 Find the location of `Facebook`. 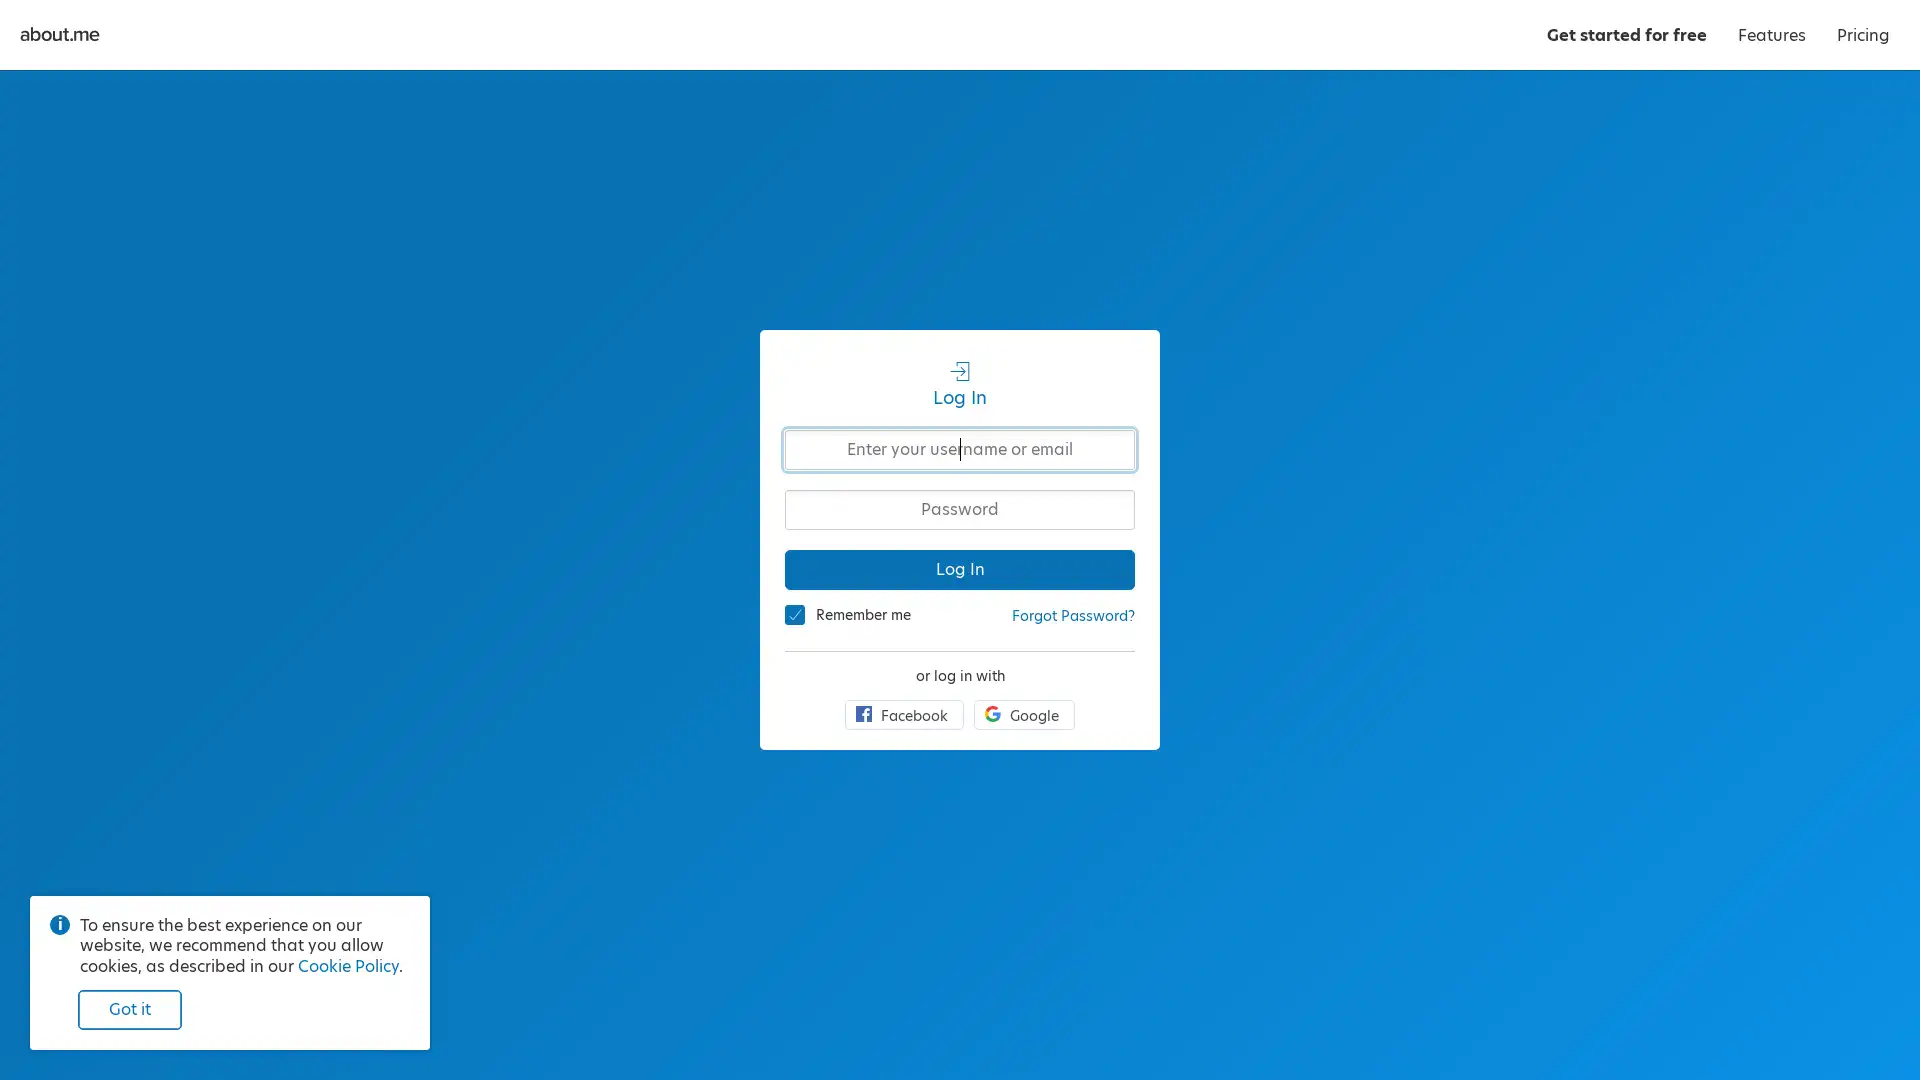

Facebook is located at coordinates (903, 712).